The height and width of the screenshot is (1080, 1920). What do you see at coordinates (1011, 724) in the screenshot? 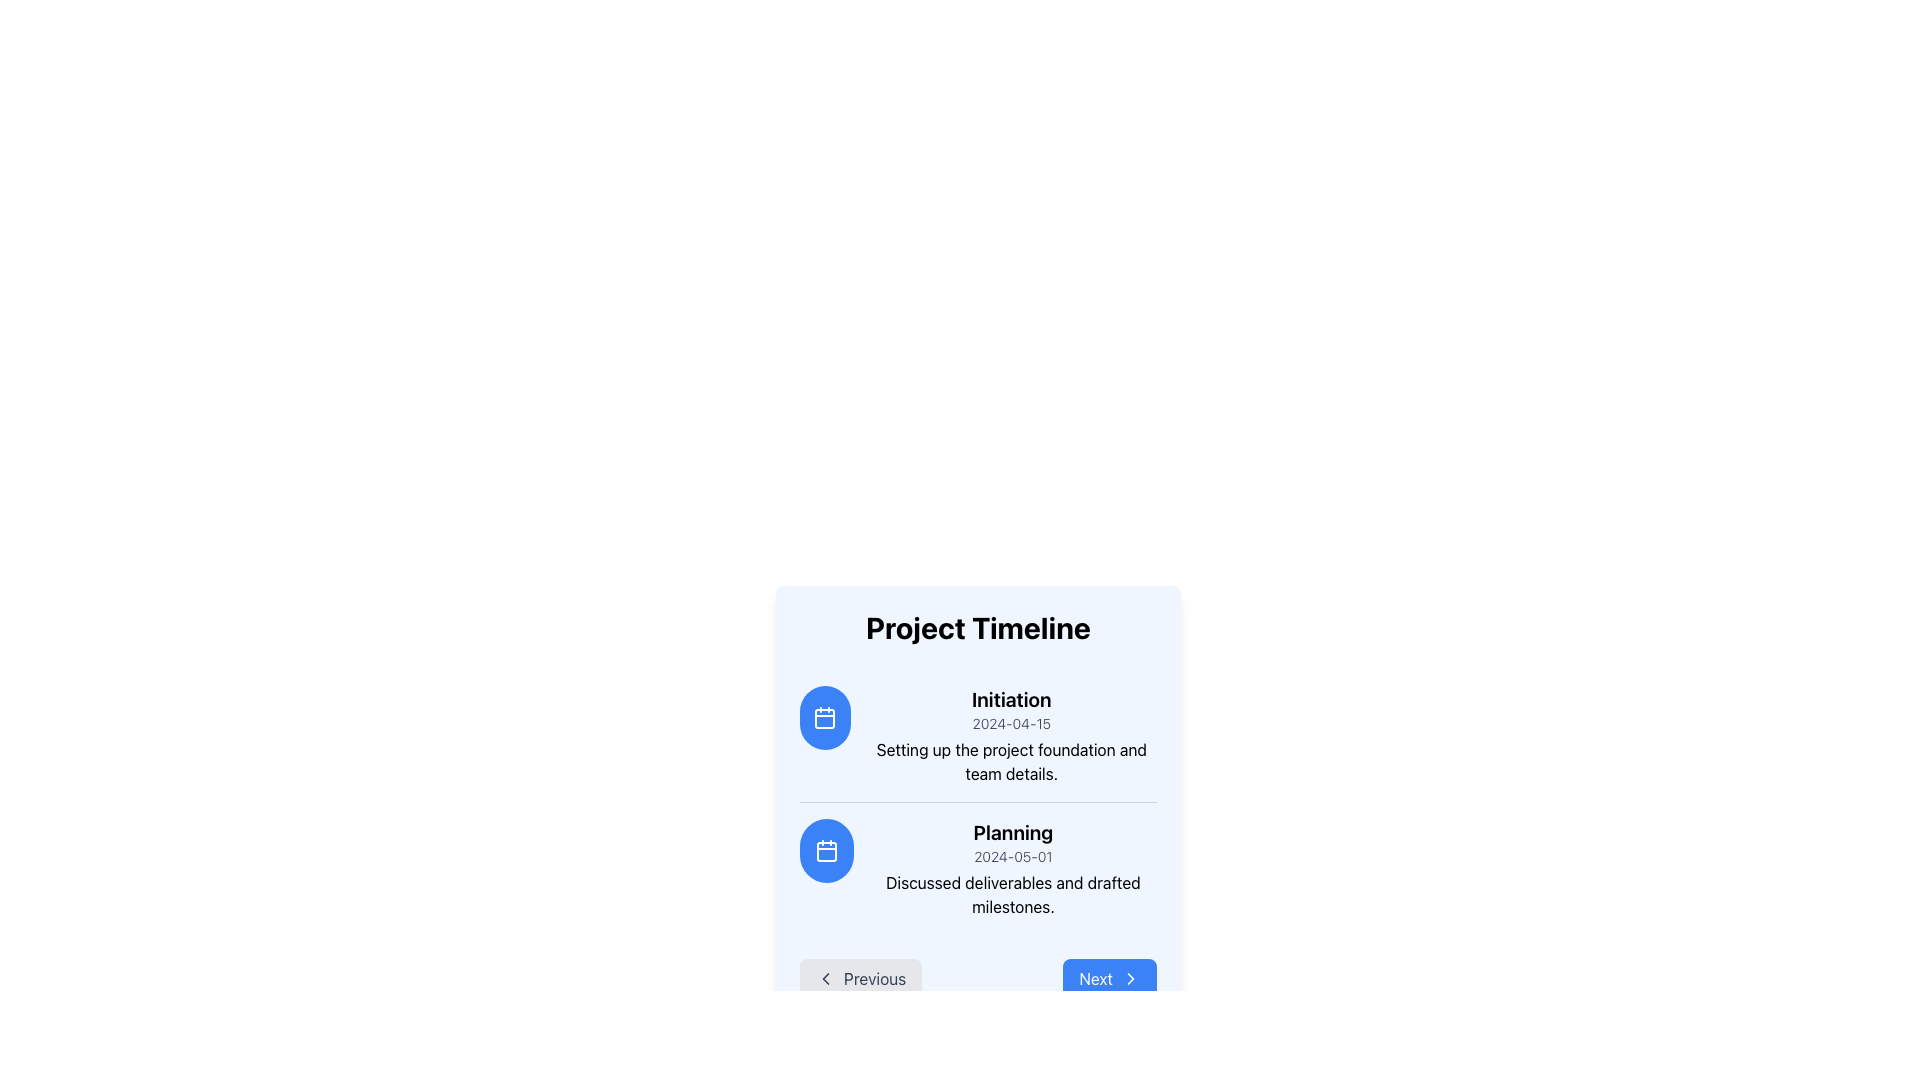
I see `the text element presenting a key date associated with the phase indicated in the title 'Initiation', located directly below 'Initiation' and above 'Setting up the project foundation and team details'` at bounding box center [1011, 724].